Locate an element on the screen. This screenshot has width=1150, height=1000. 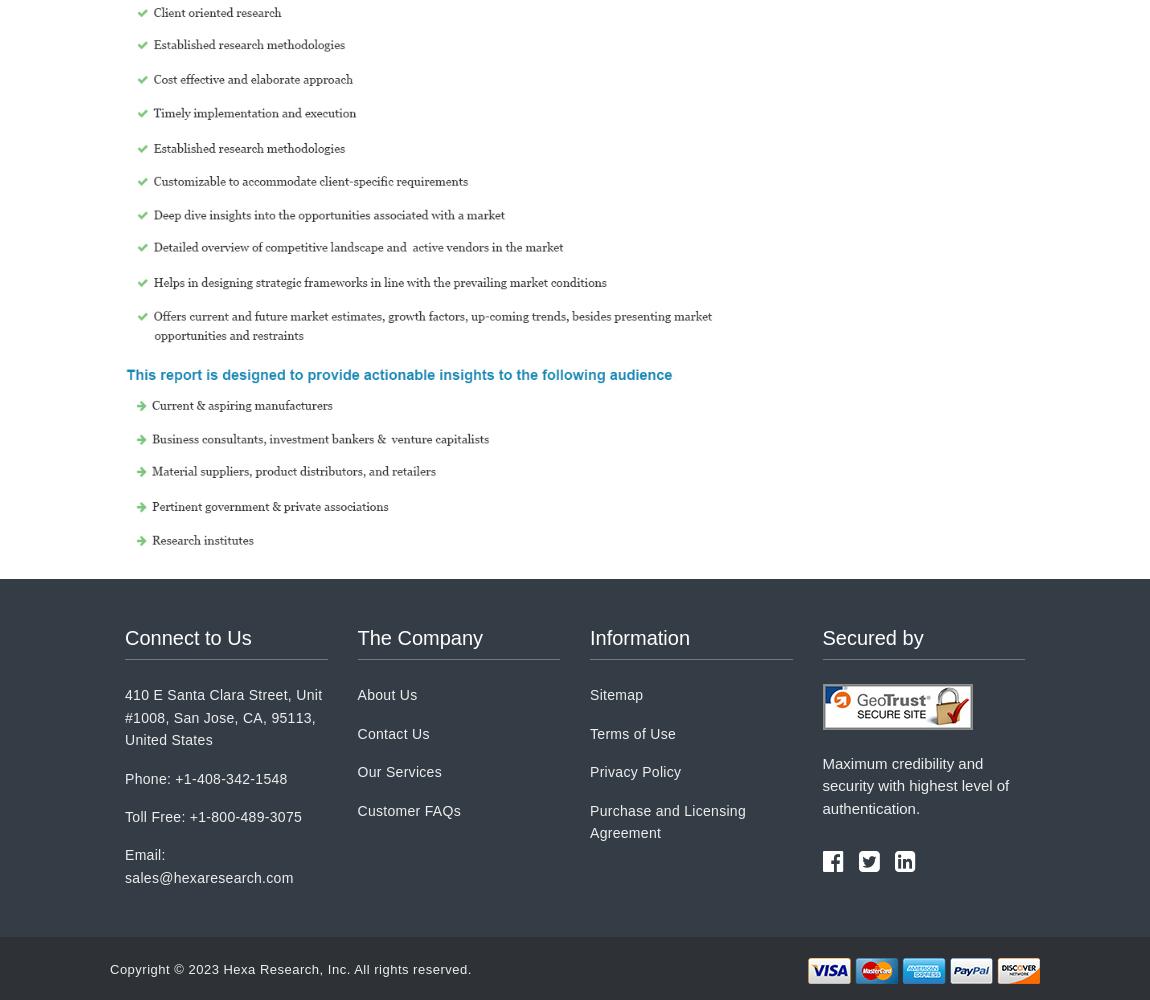
'Toll Free: +1-800-489-3075' is located at coordinates (212, 815).